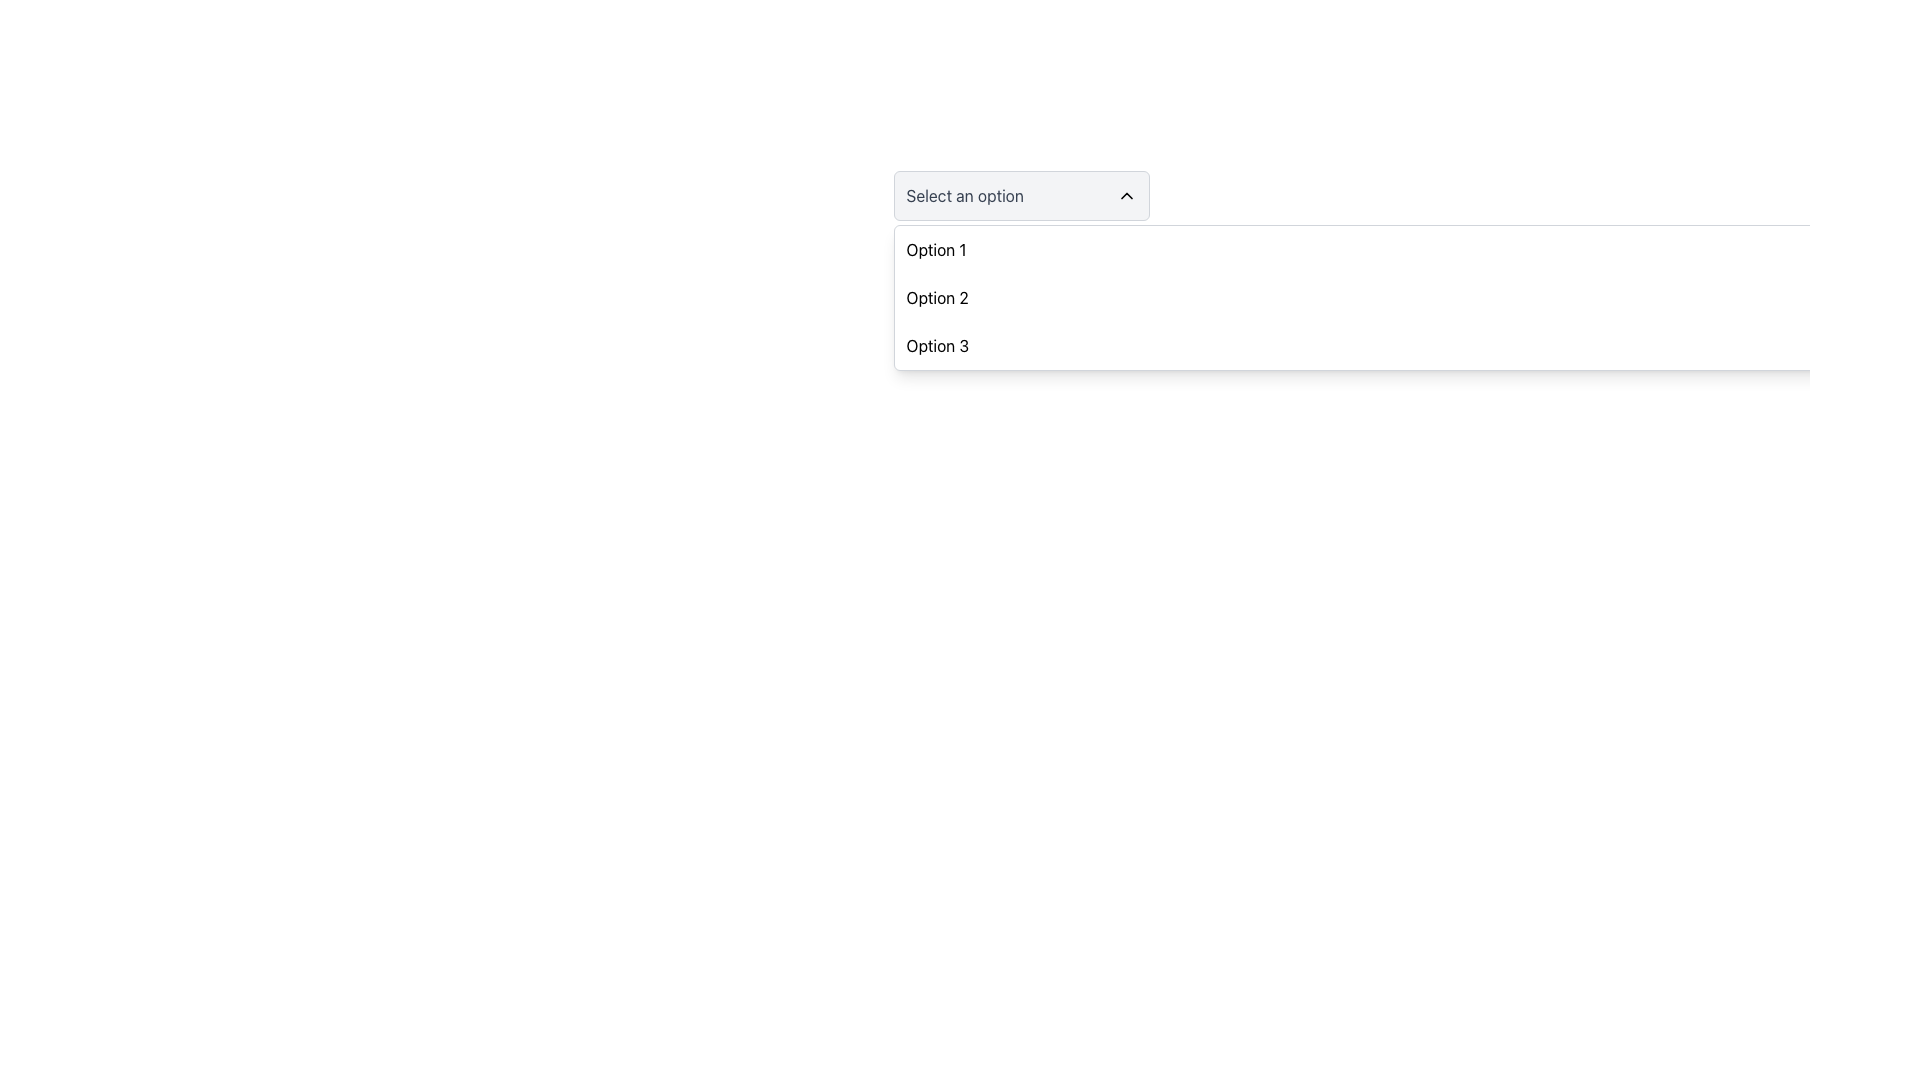  What do you see at coordinates (935, 249) in the screenshot?
I see `the 'Option 1' item in the dropdown menu` at bounding box center [935, 249].